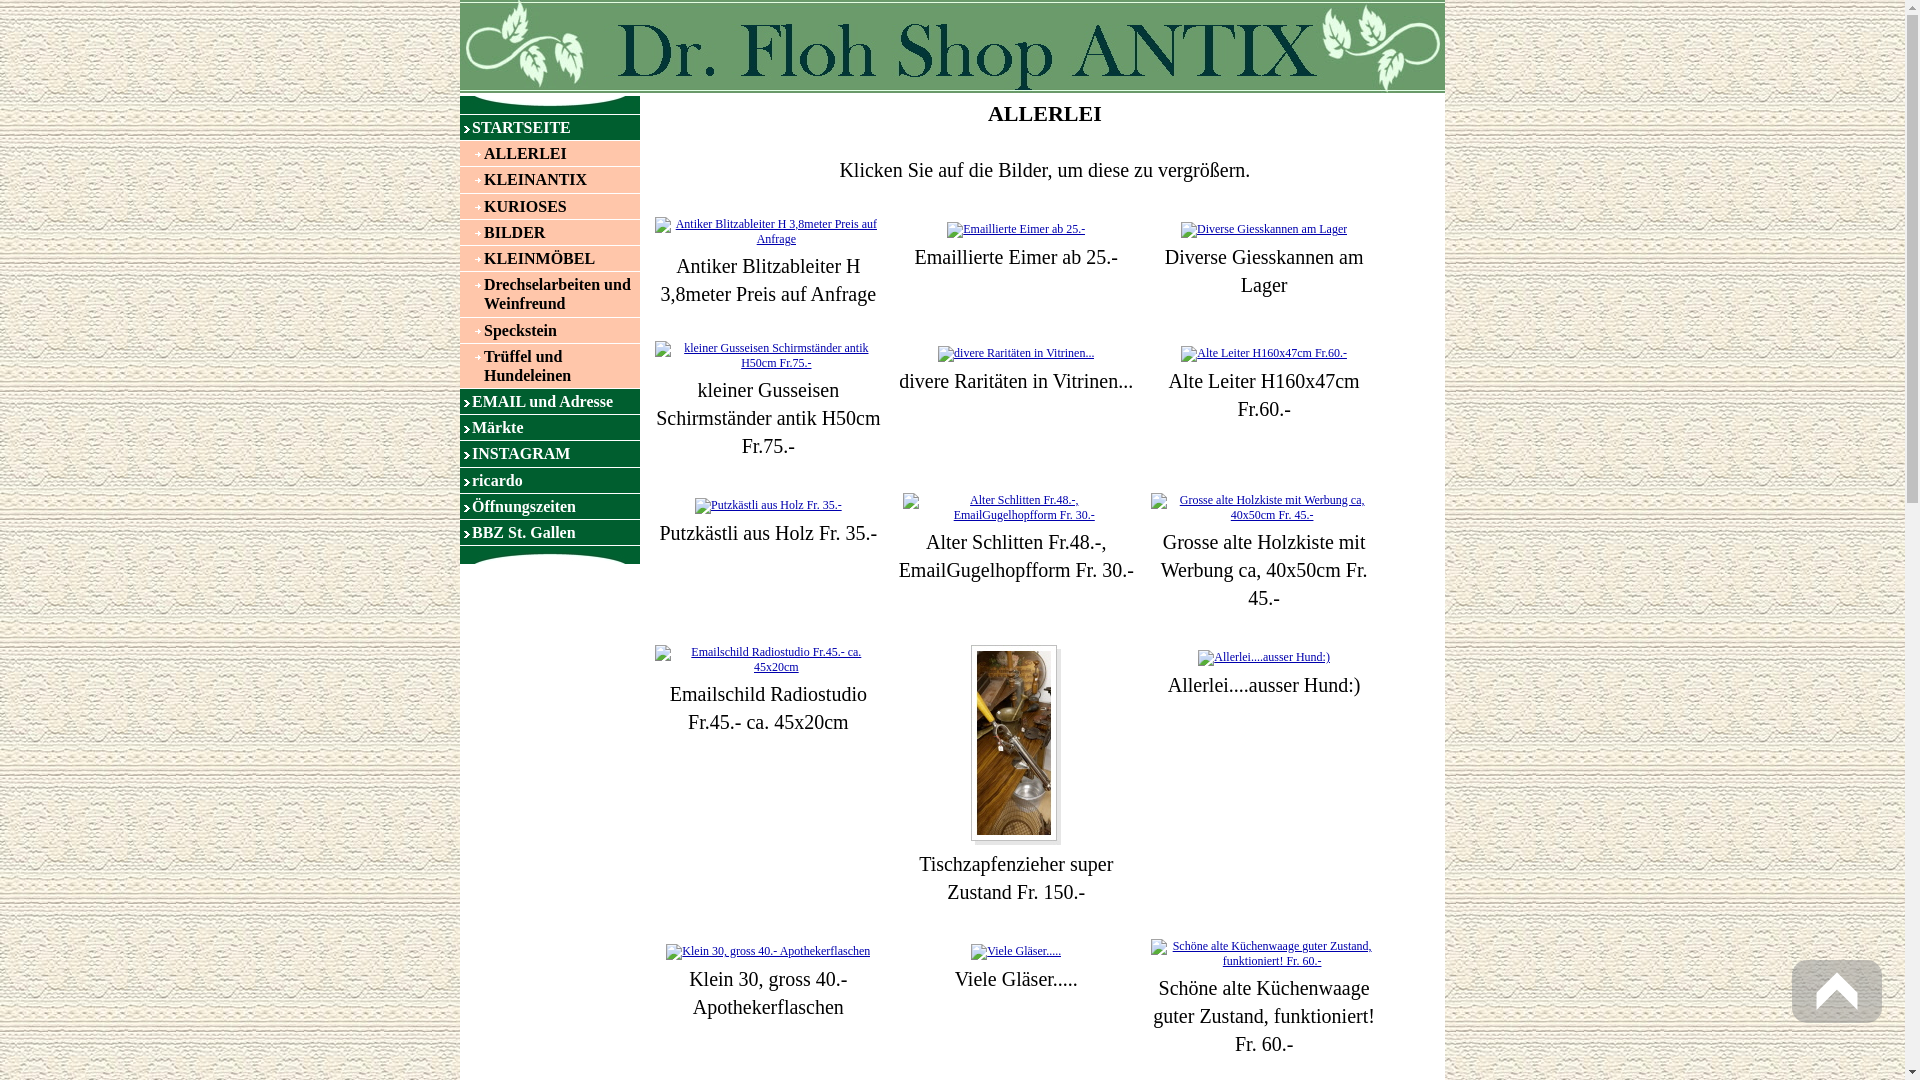 This screenshot has width=1920, height=1080. What do you see at coordinates (1262, 229) in the screenshot?
I see `'Diverse Giesskannen am Lager'` at bounding box center [1262, 229].